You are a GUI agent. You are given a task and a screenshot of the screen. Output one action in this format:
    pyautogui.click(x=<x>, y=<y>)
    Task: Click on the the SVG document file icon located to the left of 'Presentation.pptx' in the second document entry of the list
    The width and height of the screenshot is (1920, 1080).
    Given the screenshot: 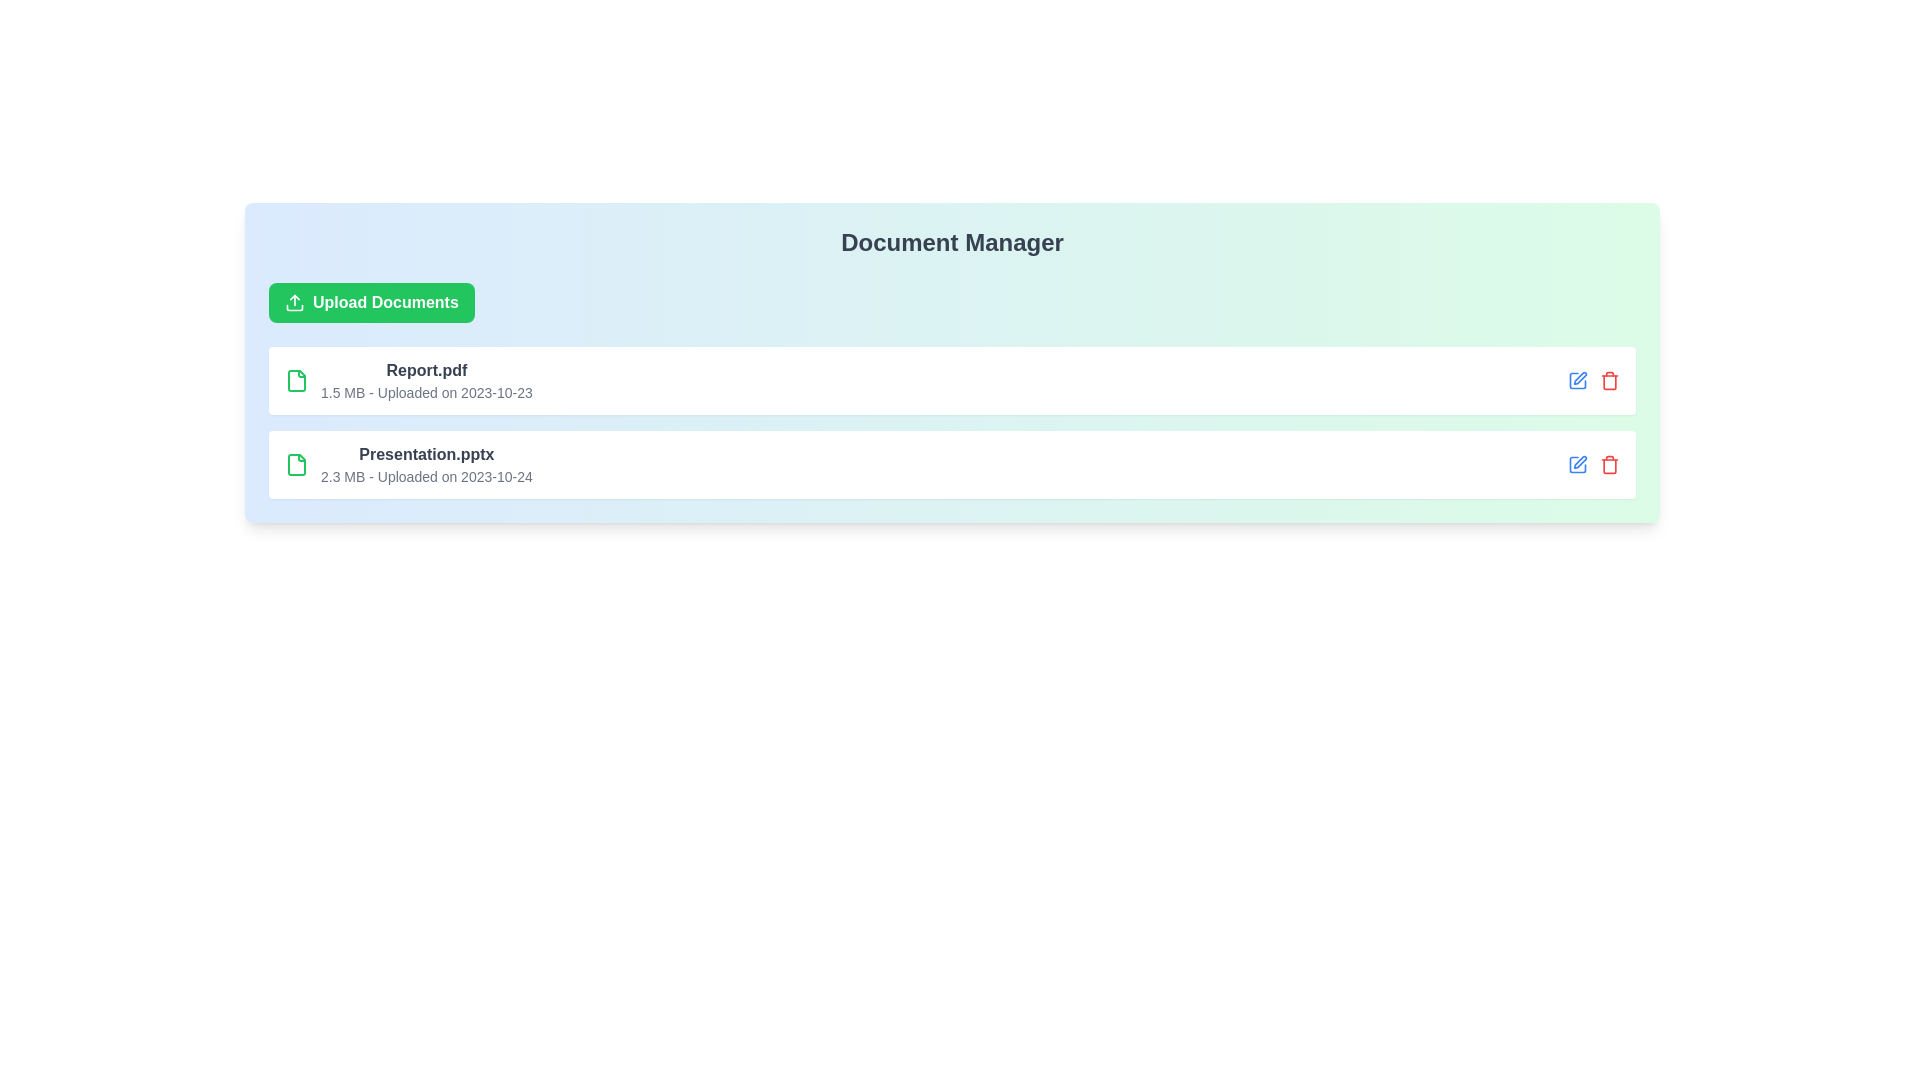 What is the action you would take?
    pyautogui.click(x=296, y=465)
    